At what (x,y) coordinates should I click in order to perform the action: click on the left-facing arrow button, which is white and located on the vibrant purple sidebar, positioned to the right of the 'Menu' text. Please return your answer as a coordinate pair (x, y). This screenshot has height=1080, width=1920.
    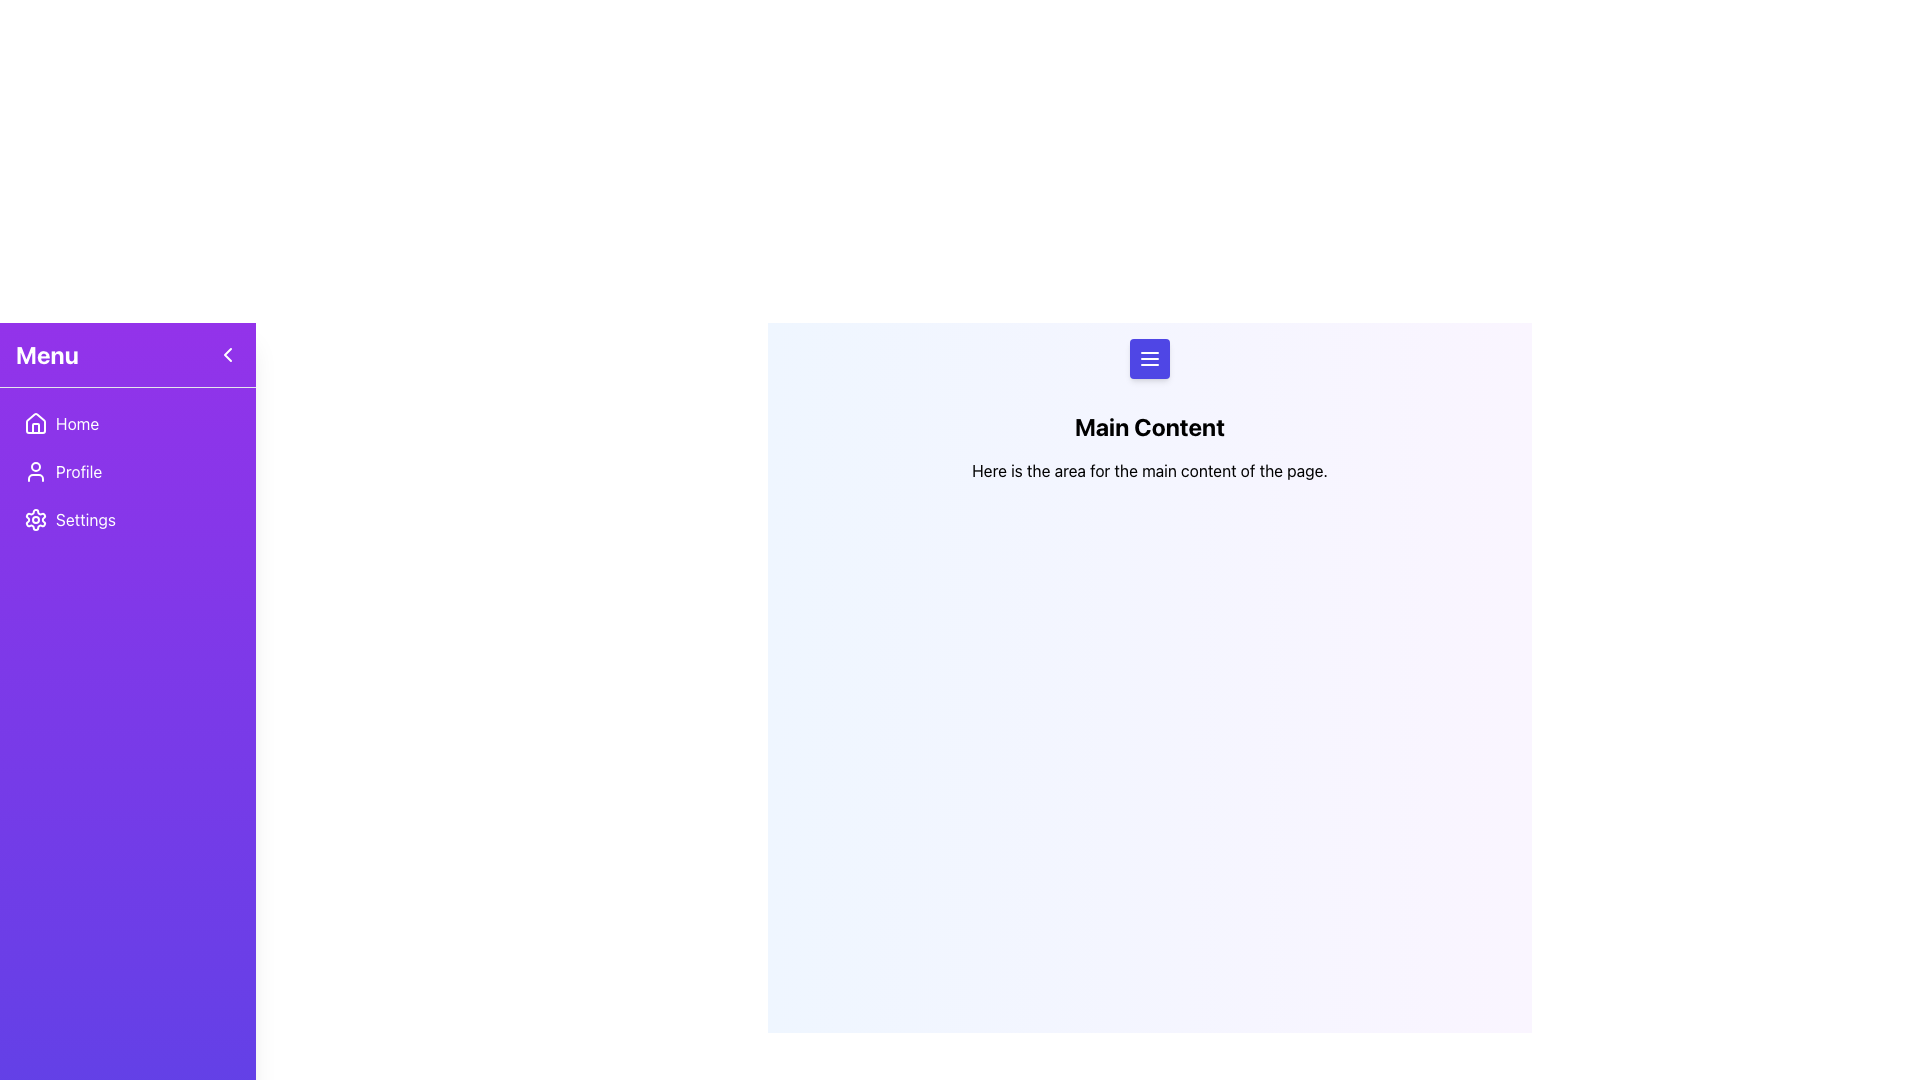
    Looking at the image, I should click on (227, 353).